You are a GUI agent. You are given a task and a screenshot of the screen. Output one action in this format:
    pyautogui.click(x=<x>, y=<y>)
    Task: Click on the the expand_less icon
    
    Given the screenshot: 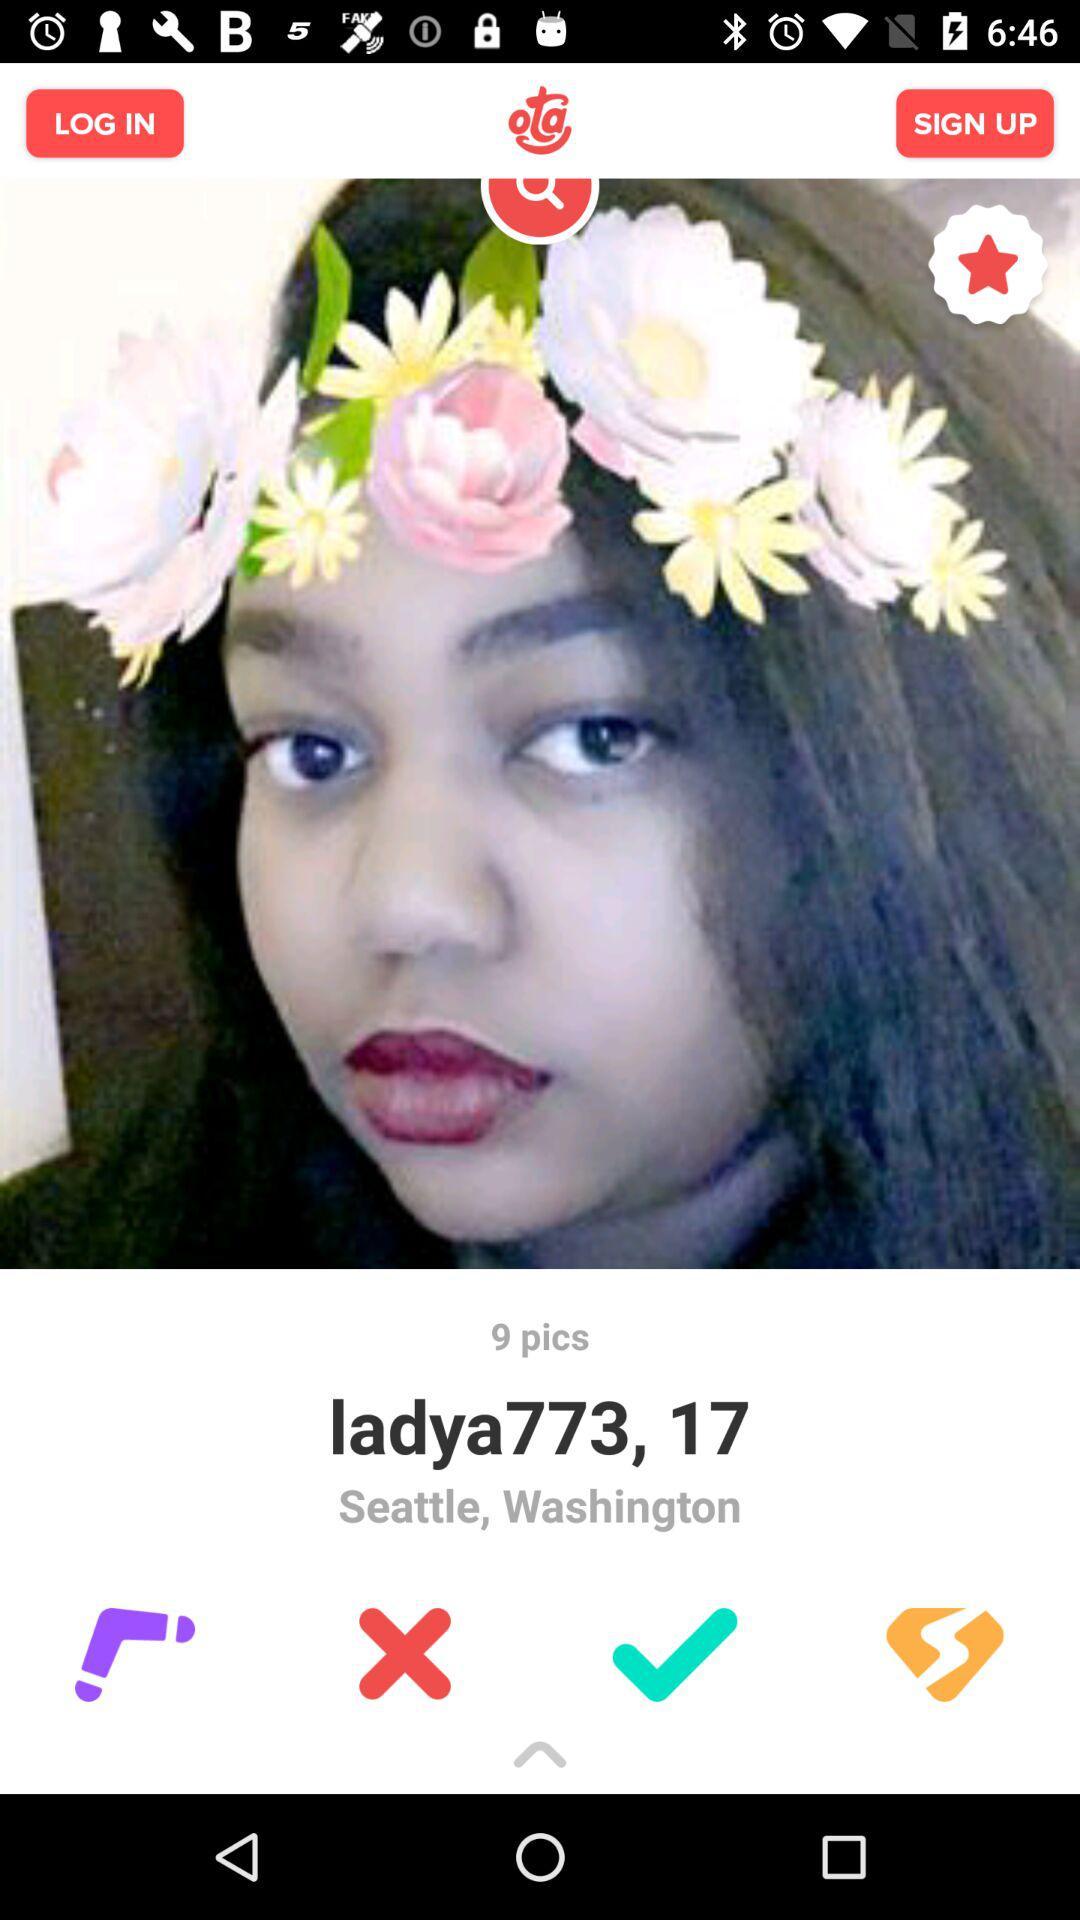 What is the action you would take?
    pyautogui.click(x=540, y=1753)
    